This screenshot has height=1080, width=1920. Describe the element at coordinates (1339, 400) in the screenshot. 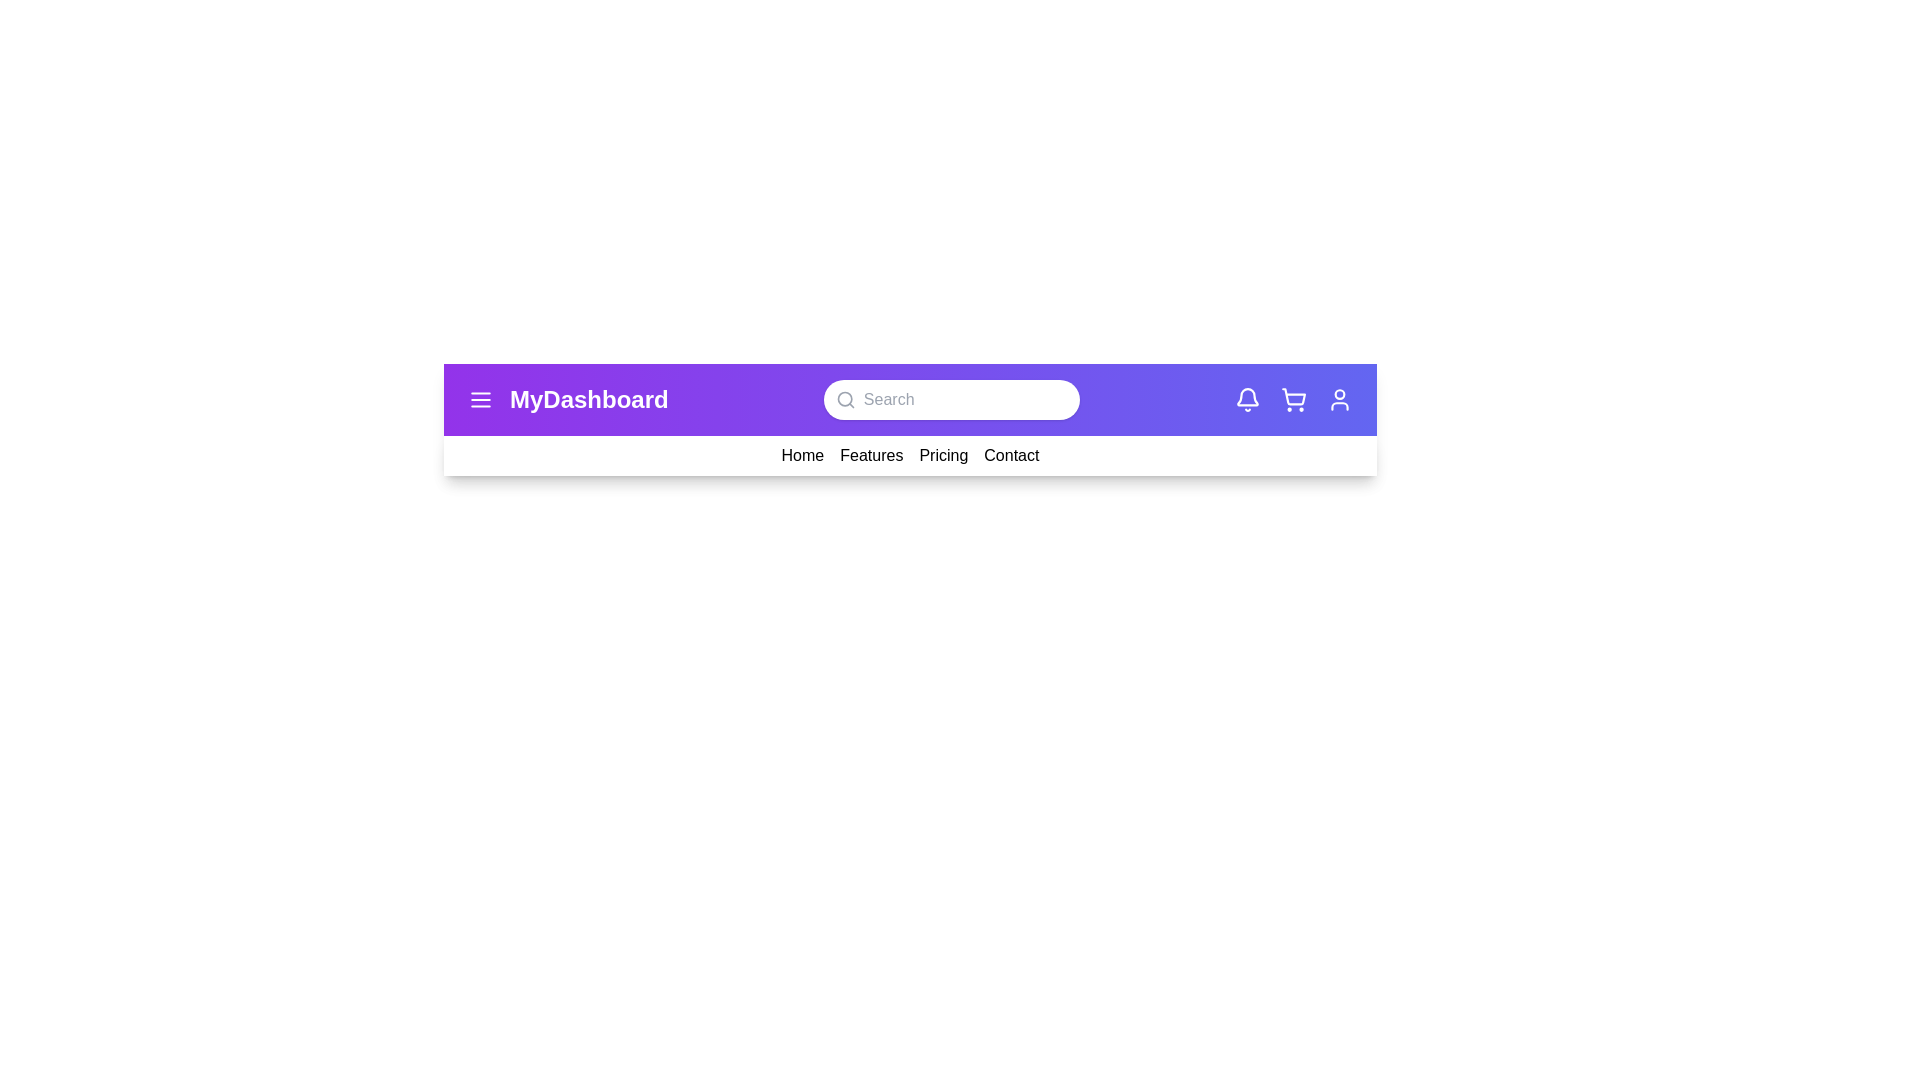

I see `the user profile icon to access the user profile` at that location.